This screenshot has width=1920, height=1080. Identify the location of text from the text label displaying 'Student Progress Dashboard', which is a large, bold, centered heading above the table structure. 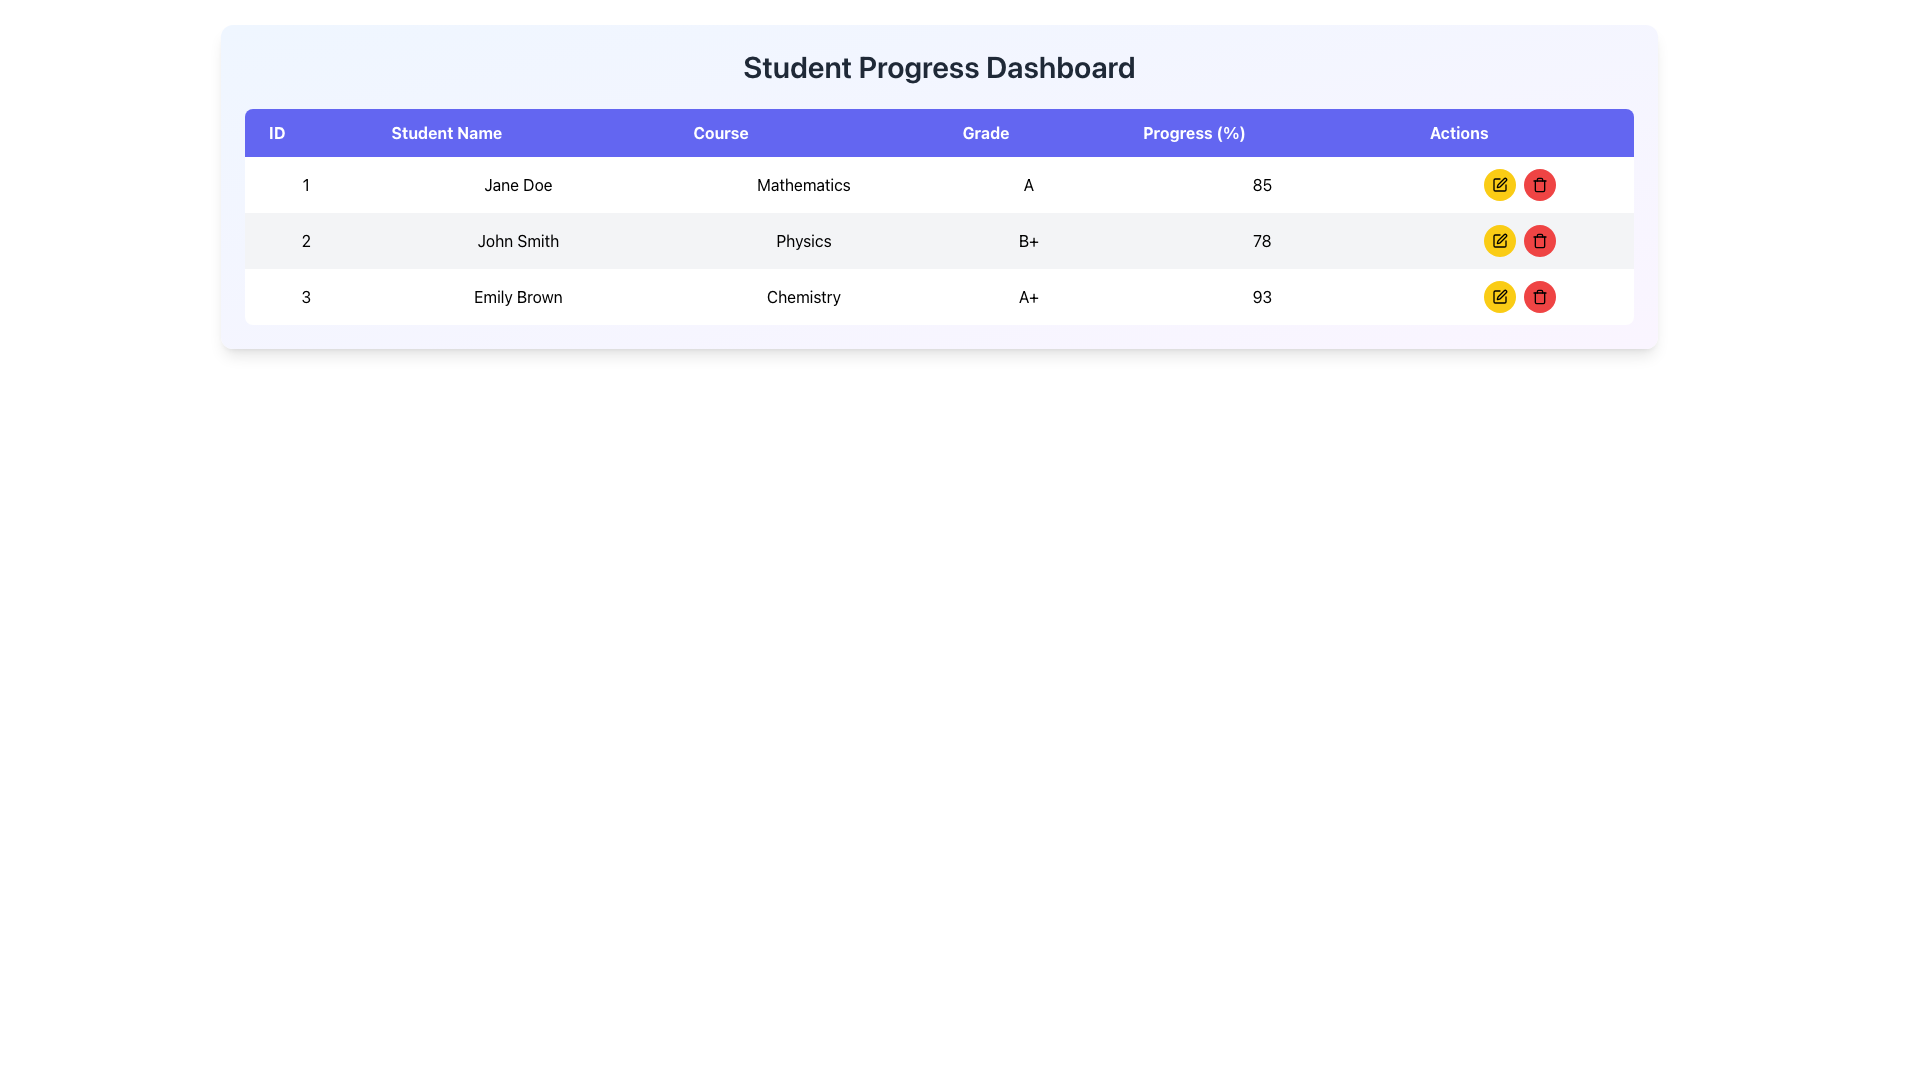
(938, 65).